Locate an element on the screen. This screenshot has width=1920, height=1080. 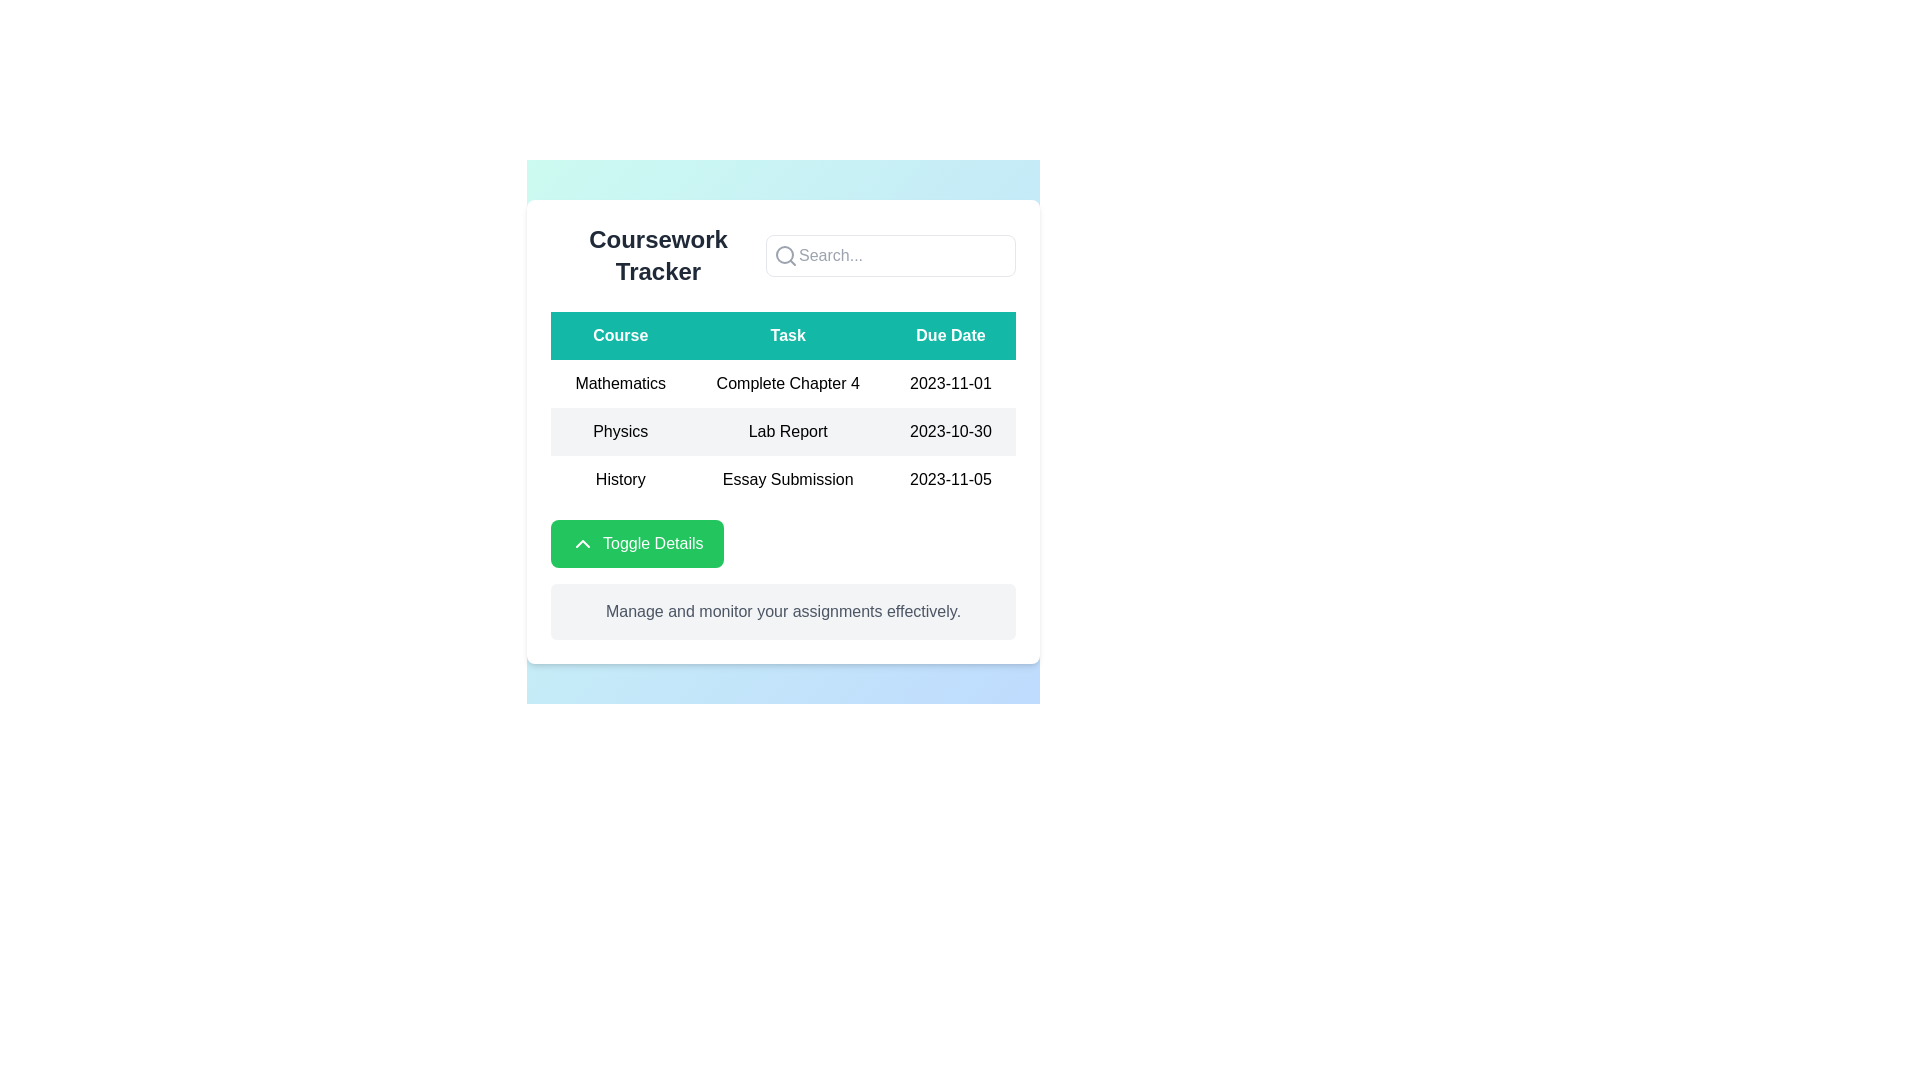
the search icon represented as a magnifying glass symbol, which is gray in color and located to the left inside the search input field adjacent to the placeholder text 'Search...' is located at coordinates (785, 254).